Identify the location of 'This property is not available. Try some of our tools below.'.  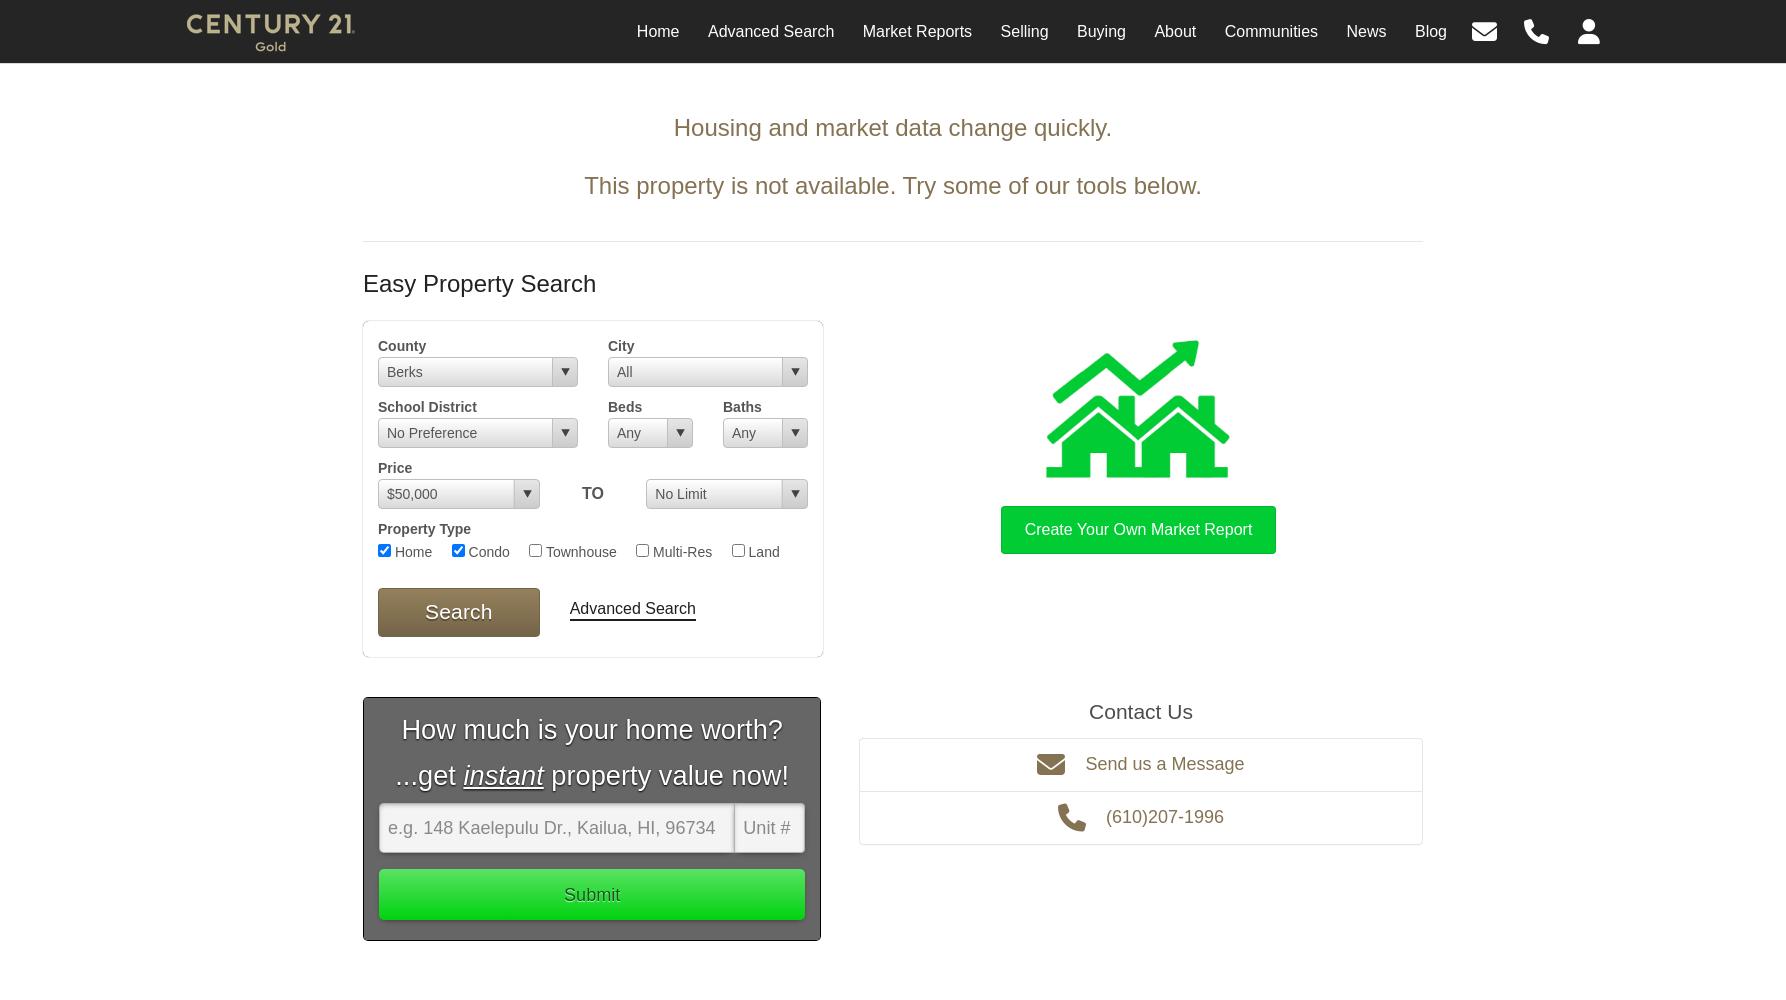
(583, 185).